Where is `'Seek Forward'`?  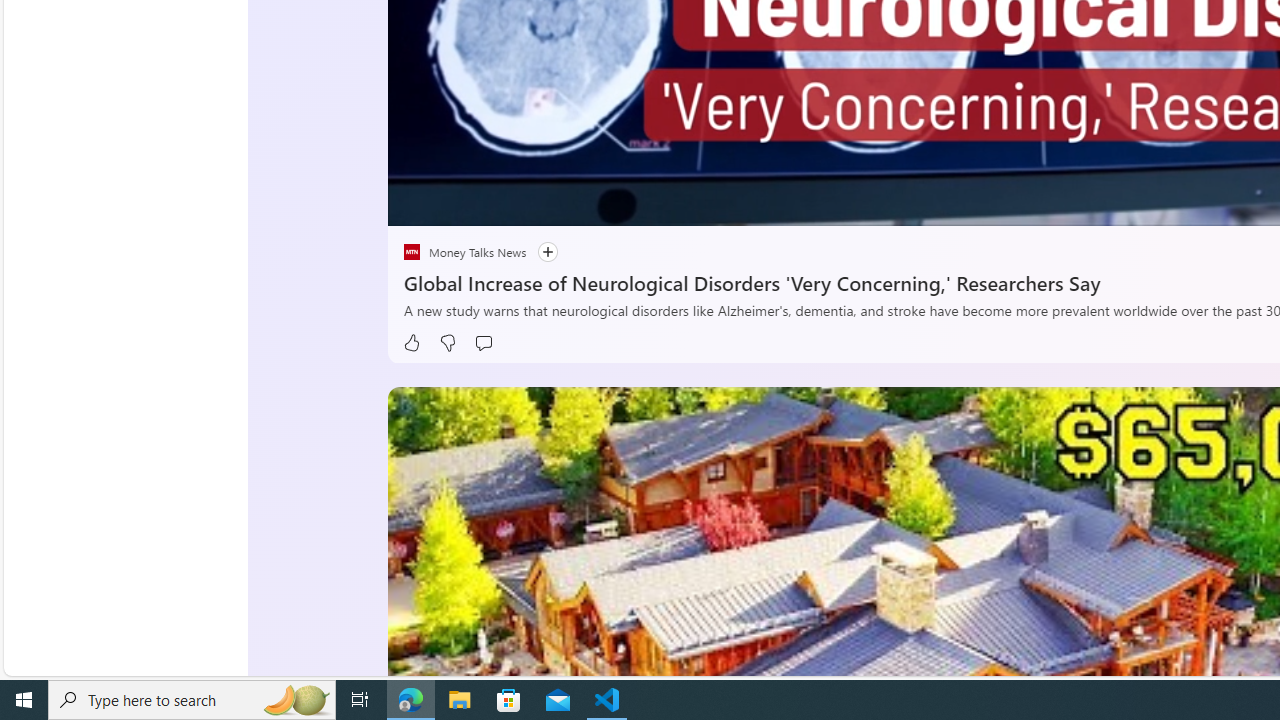
'Seek Forward' is located at coordinates (497, 203).